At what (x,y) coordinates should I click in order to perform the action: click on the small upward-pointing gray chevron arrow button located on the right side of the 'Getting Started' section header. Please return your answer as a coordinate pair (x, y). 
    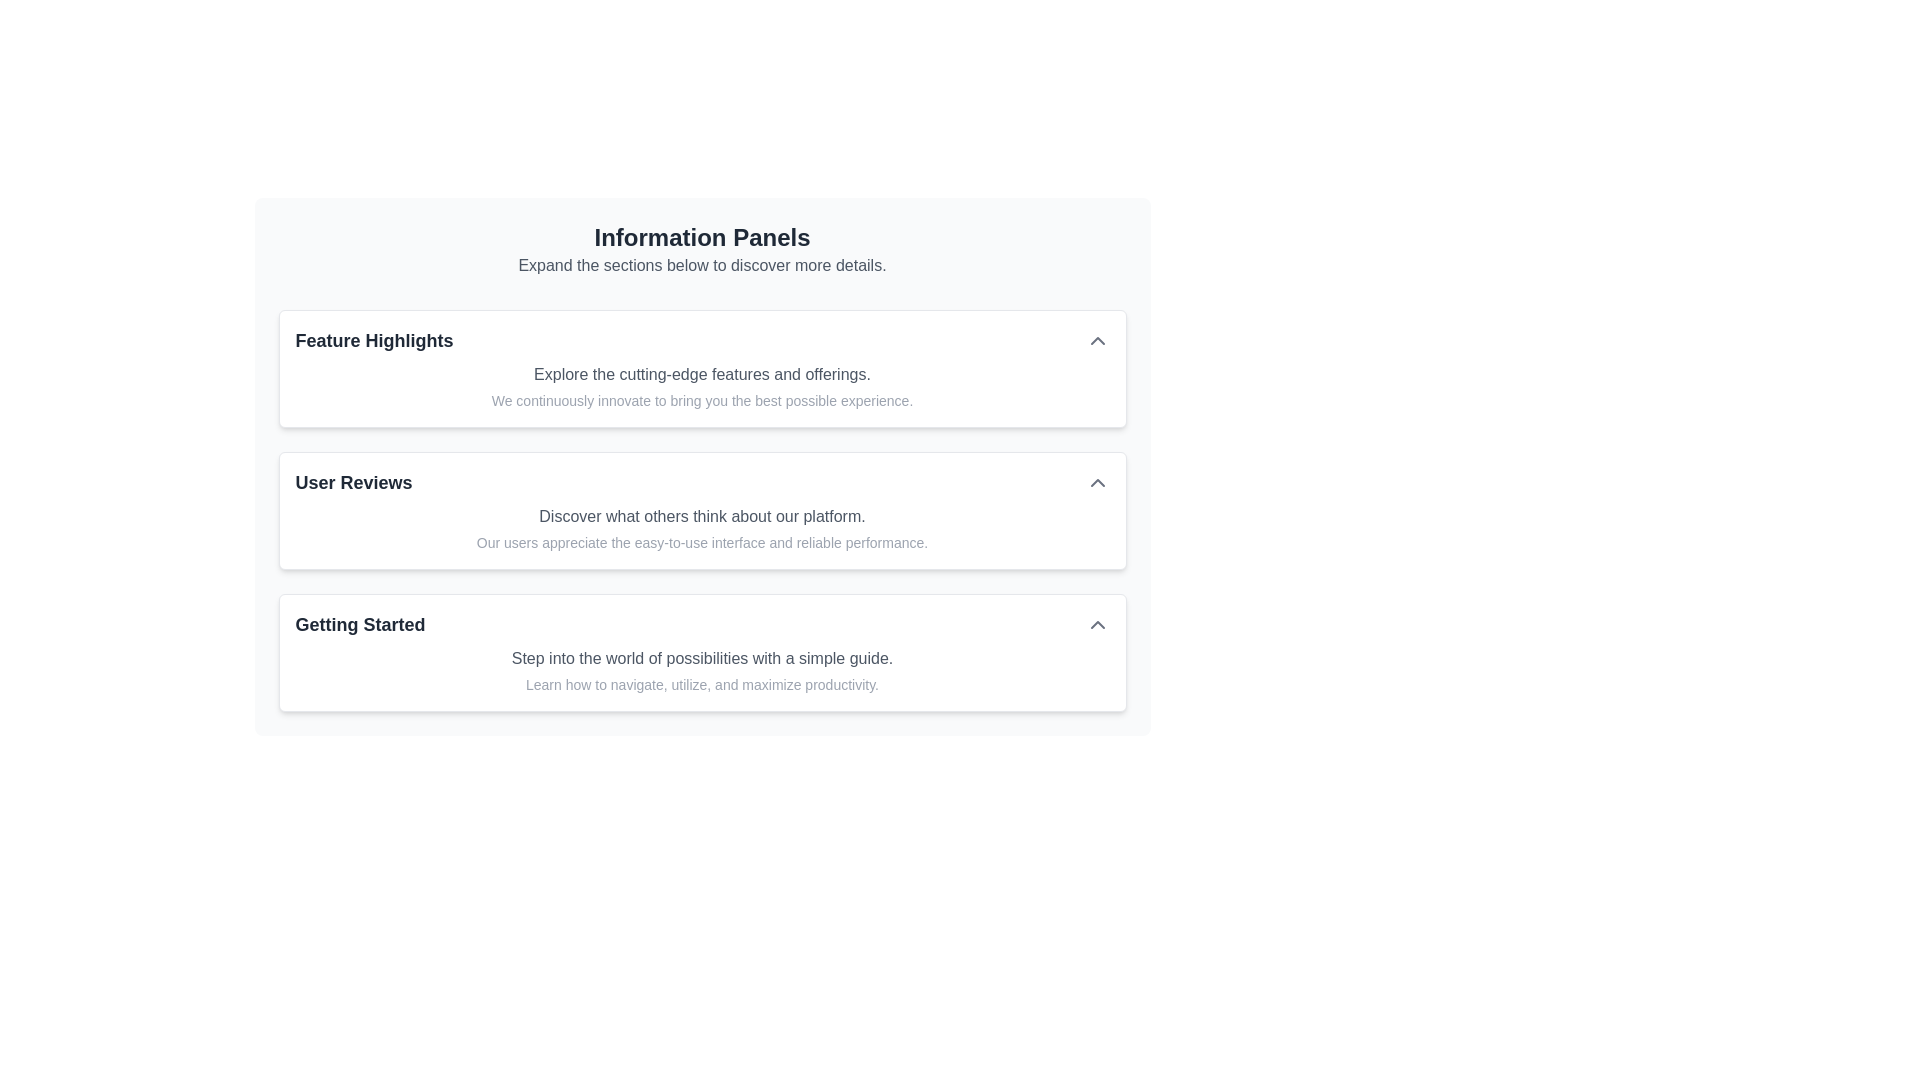
    Looking at the image, I should click on (1096, 623).